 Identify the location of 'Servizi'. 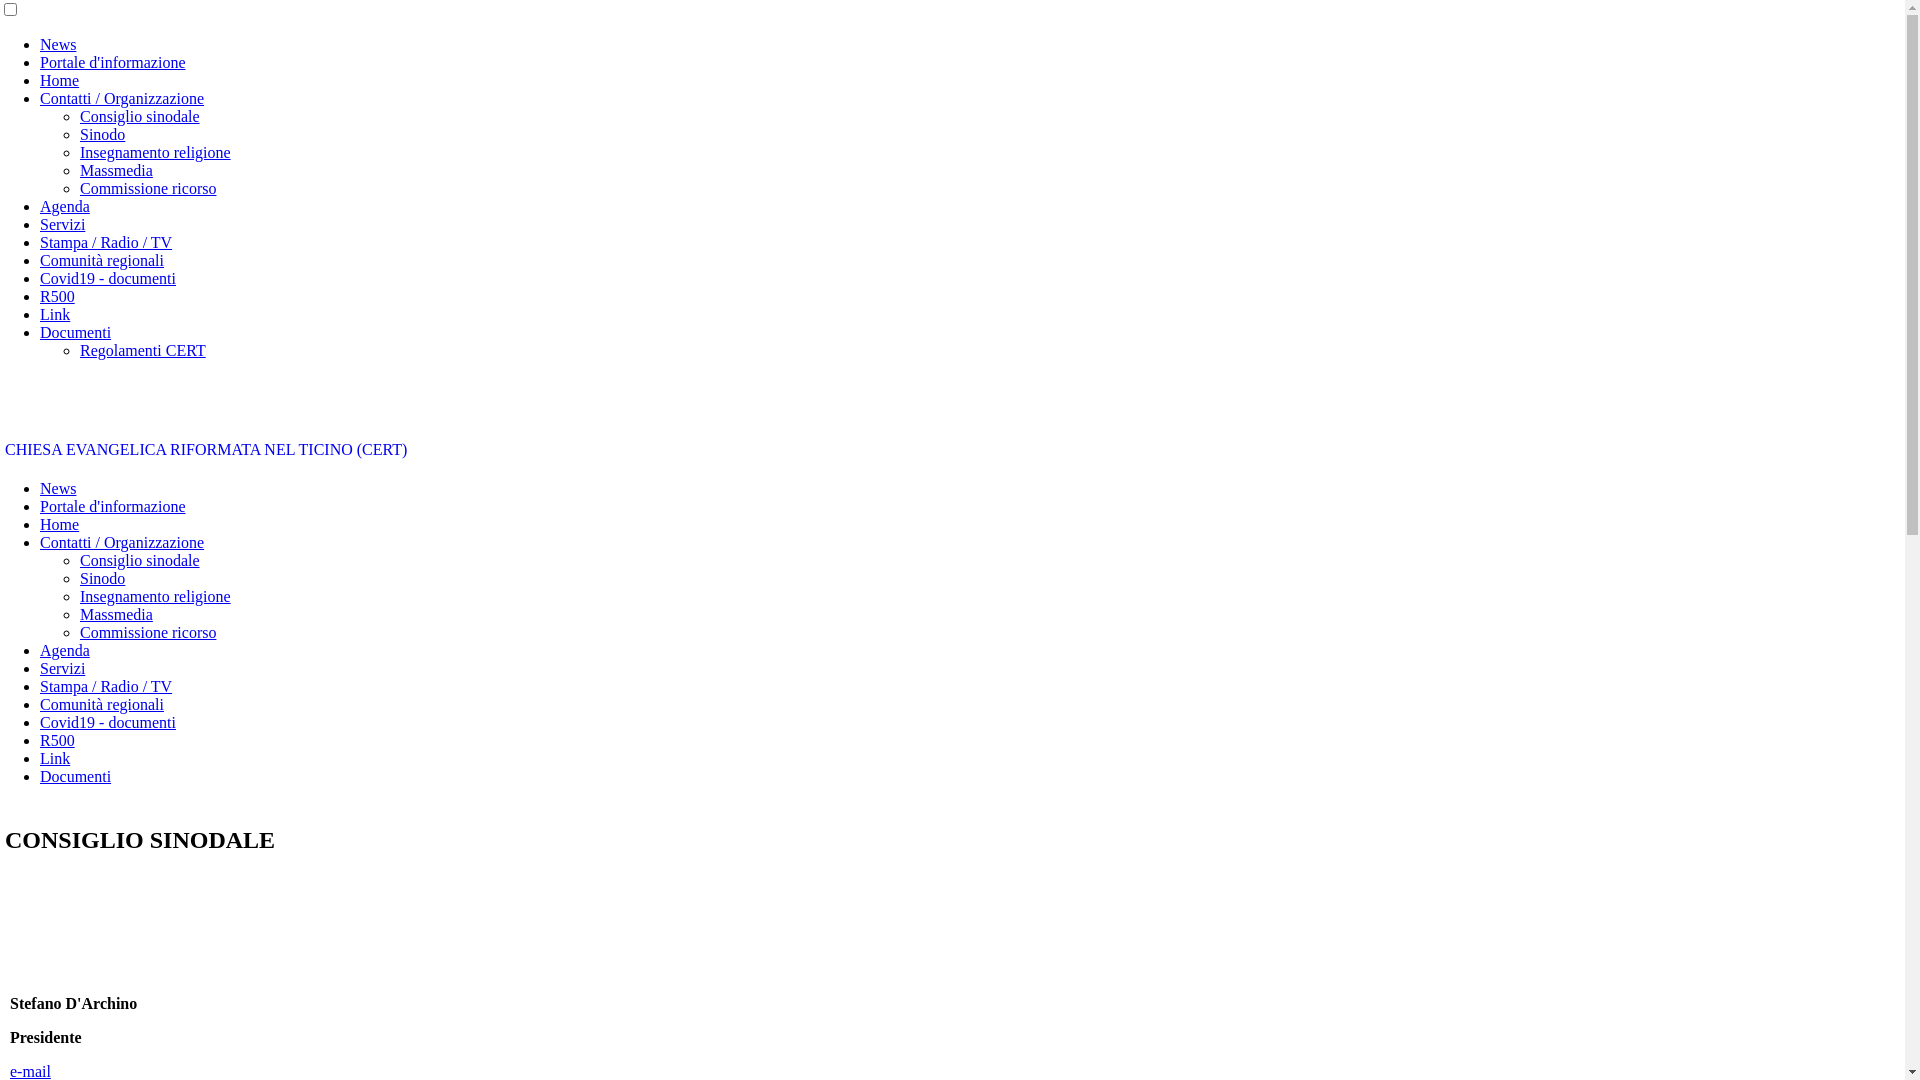
(39, 224).